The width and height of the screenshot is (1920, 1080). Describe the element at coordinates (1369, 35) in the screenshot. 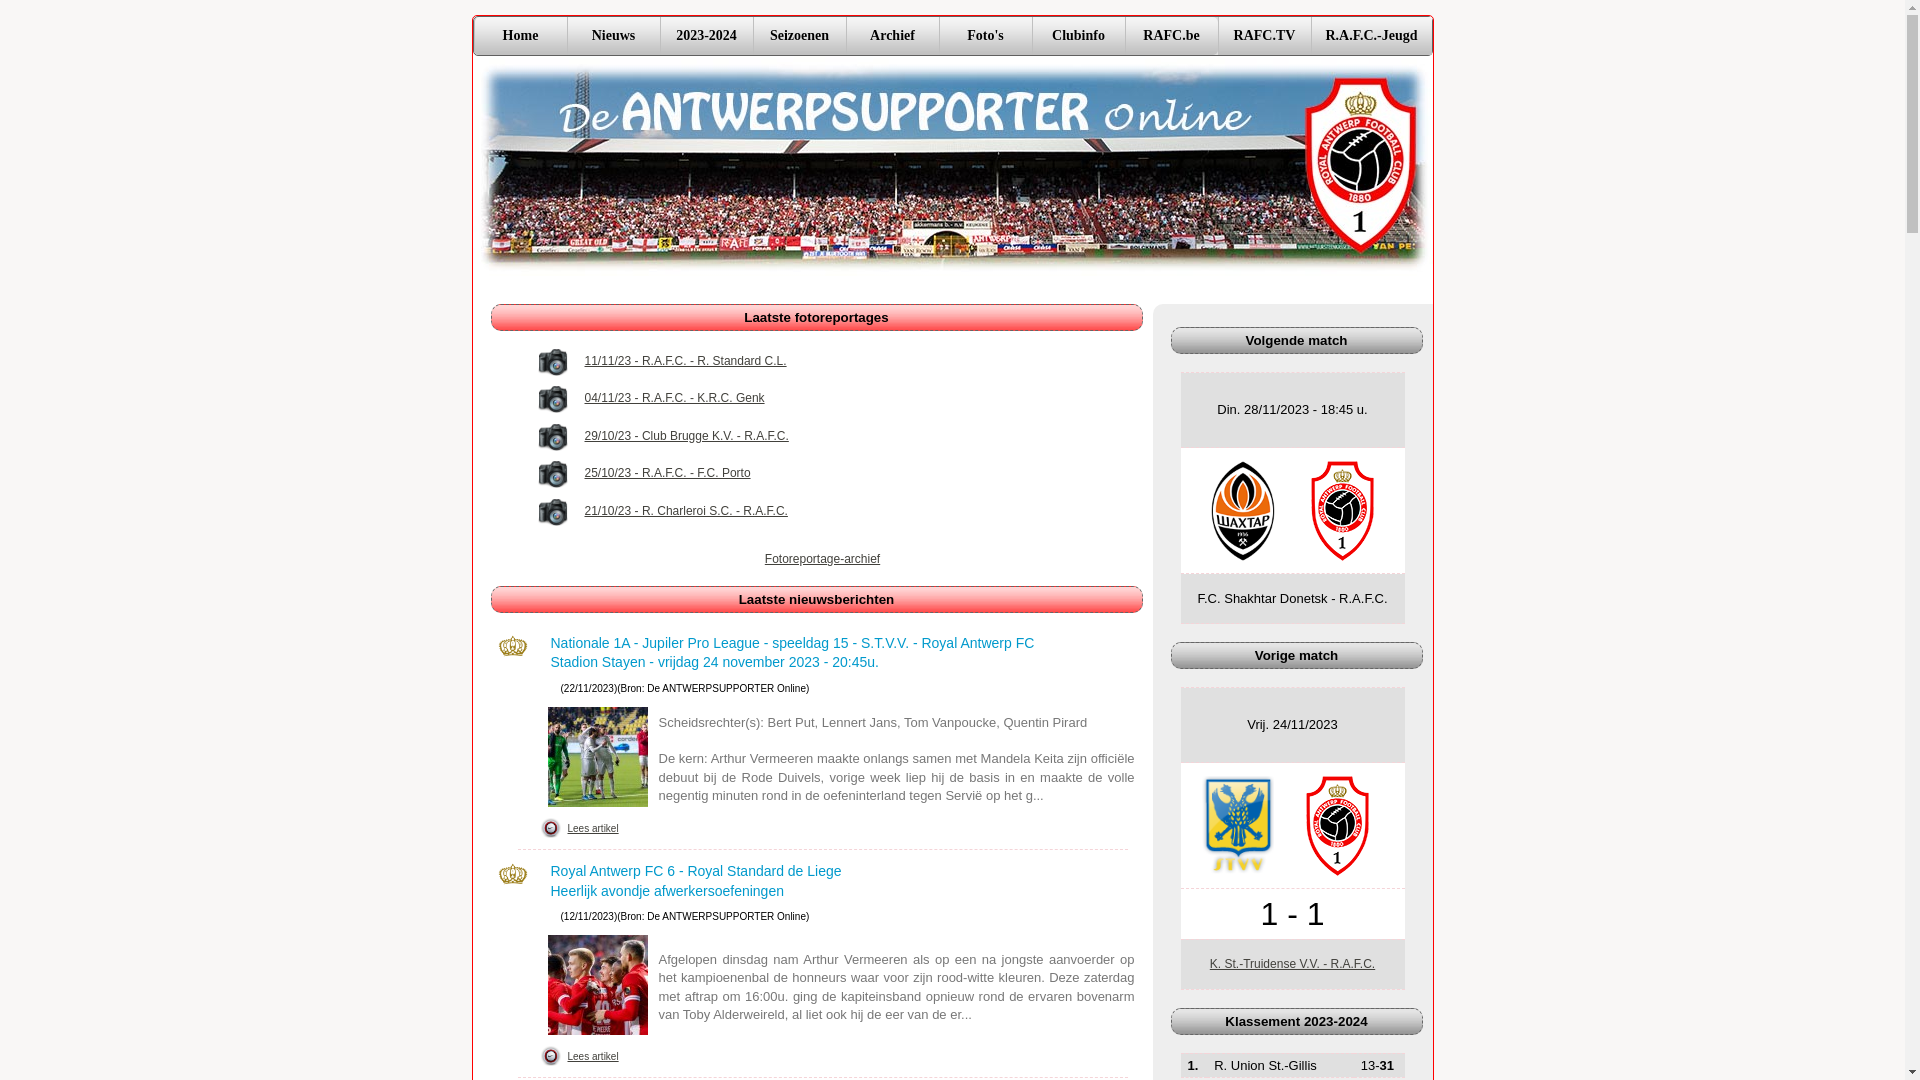

I see `'R.A.F.C.-Jeugd'` at that location.